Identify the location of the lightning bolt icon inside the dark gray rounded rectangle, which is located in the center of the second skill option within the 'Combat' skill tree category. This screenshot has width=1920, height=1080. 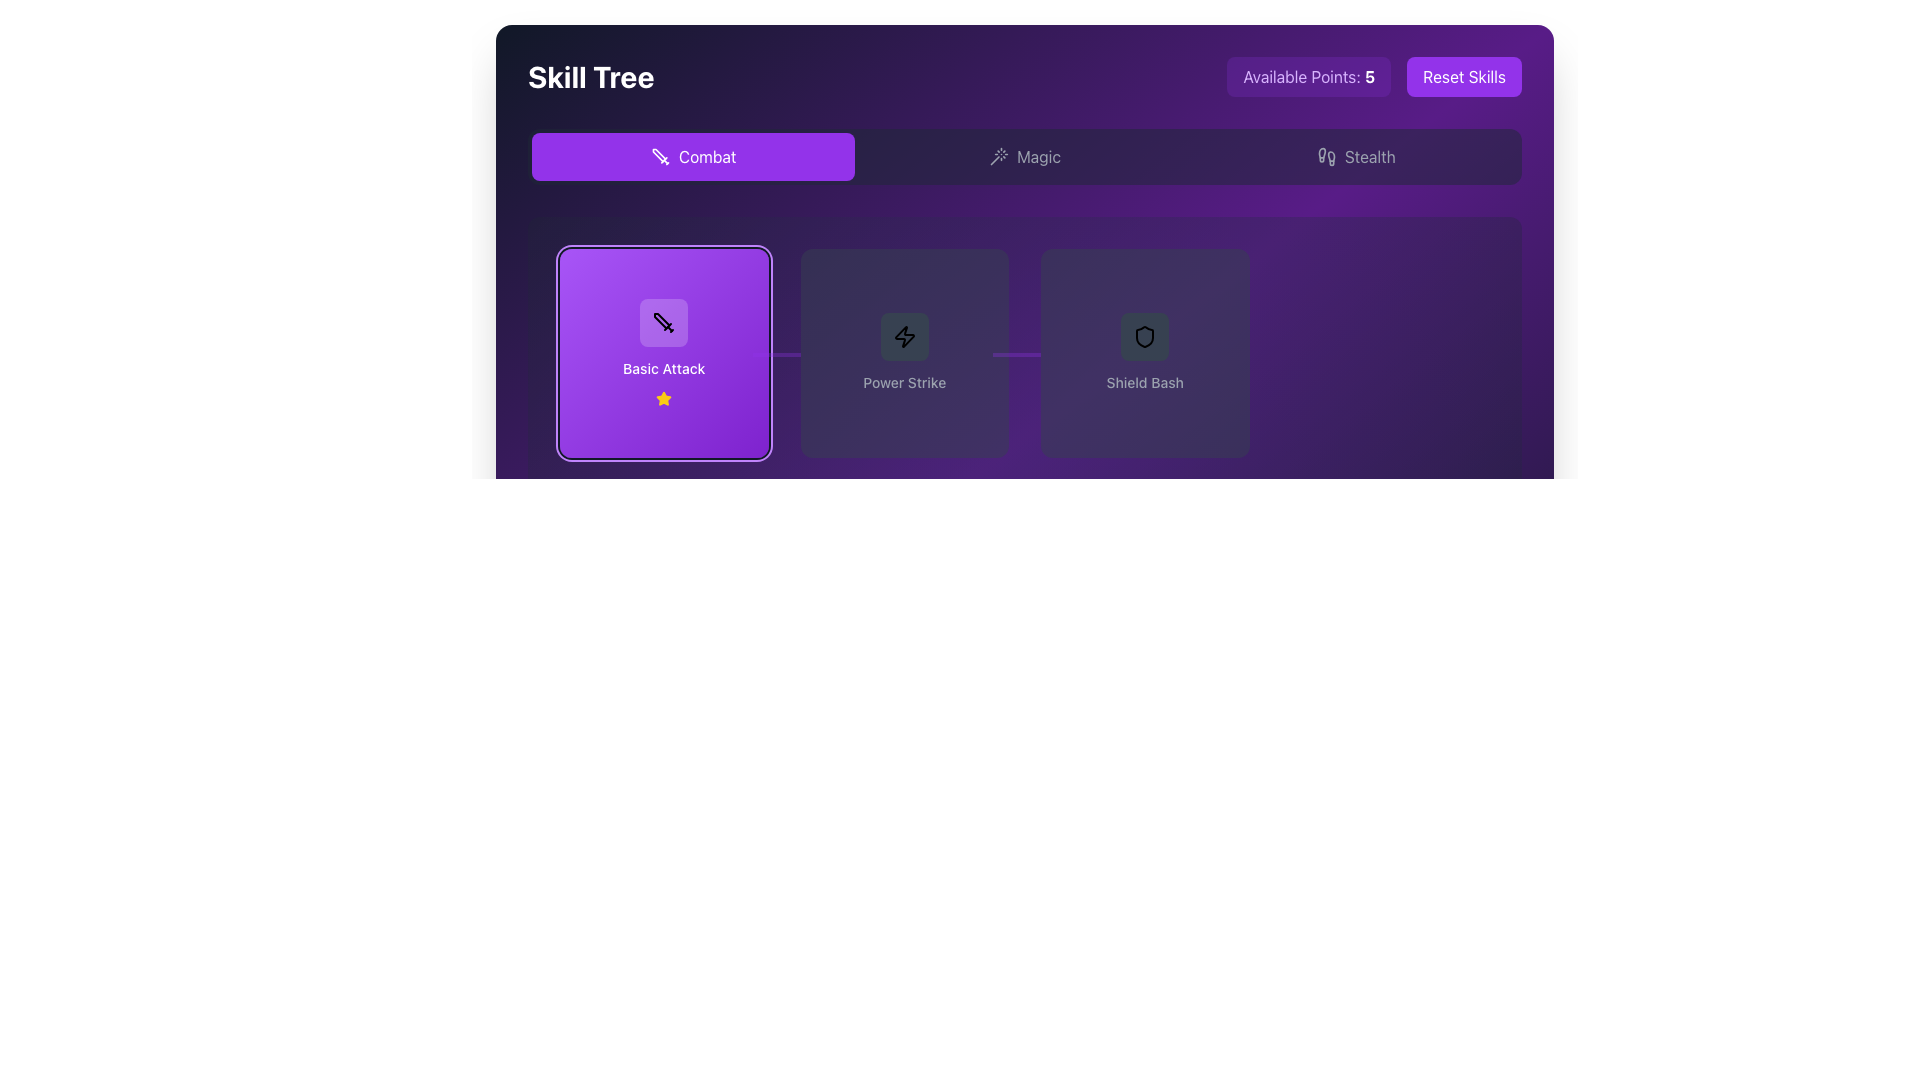
(903, 336).